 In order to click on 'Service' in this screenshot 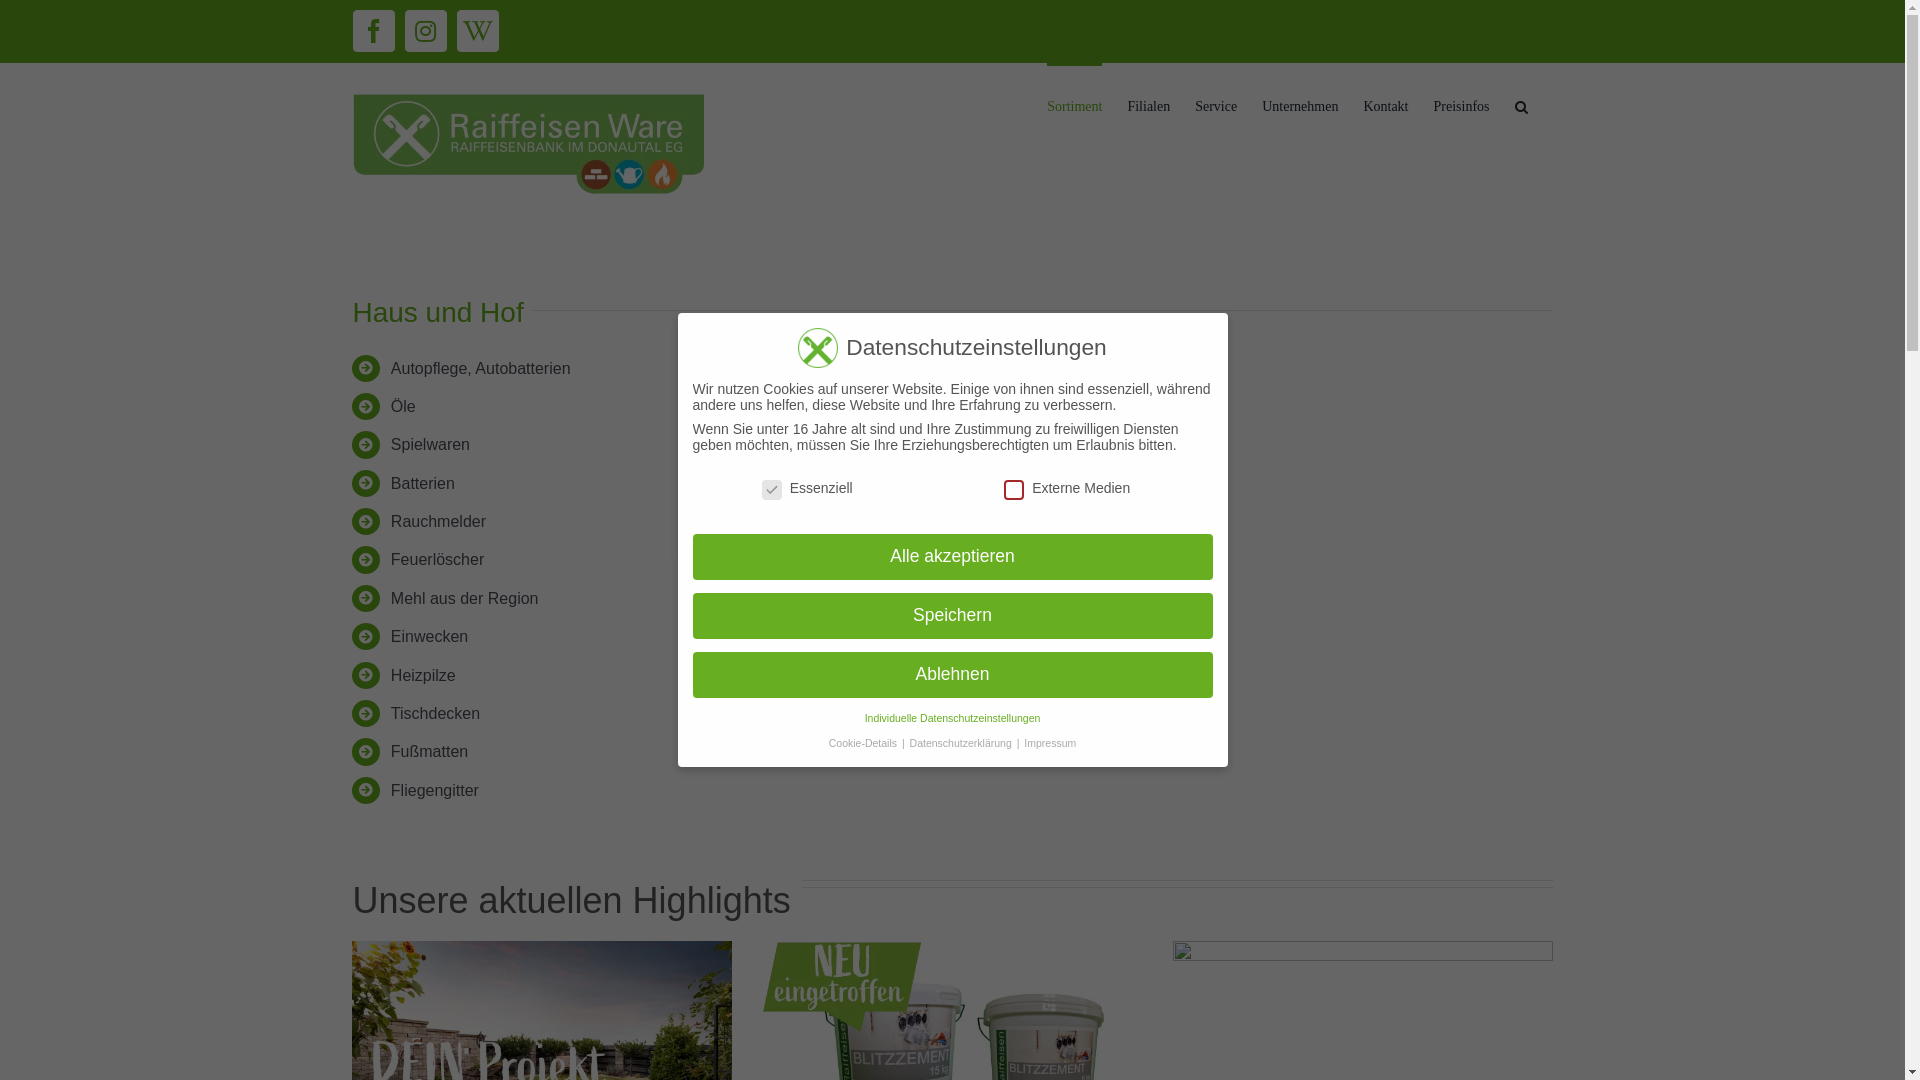, I will do `click(1214, 104)`.